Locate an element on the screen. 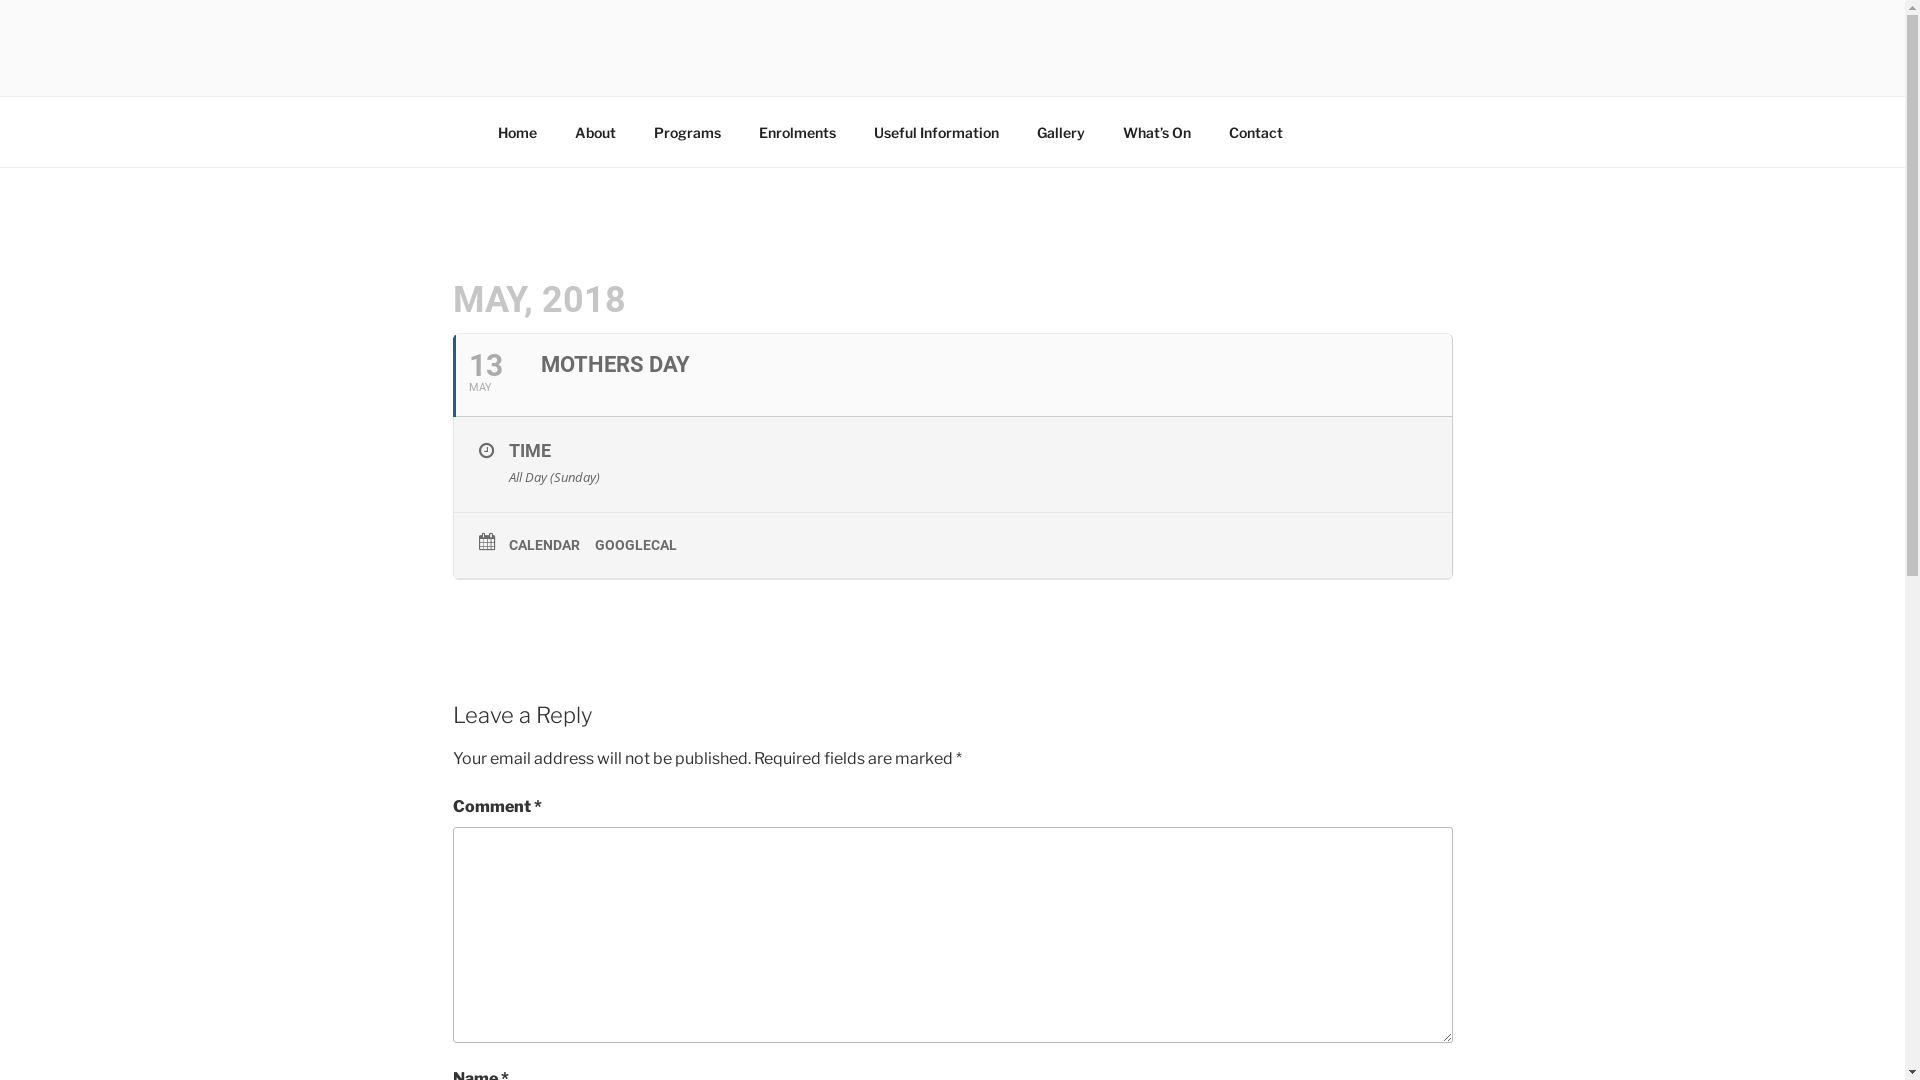  'Programs' is located at coordinates (686, 132).